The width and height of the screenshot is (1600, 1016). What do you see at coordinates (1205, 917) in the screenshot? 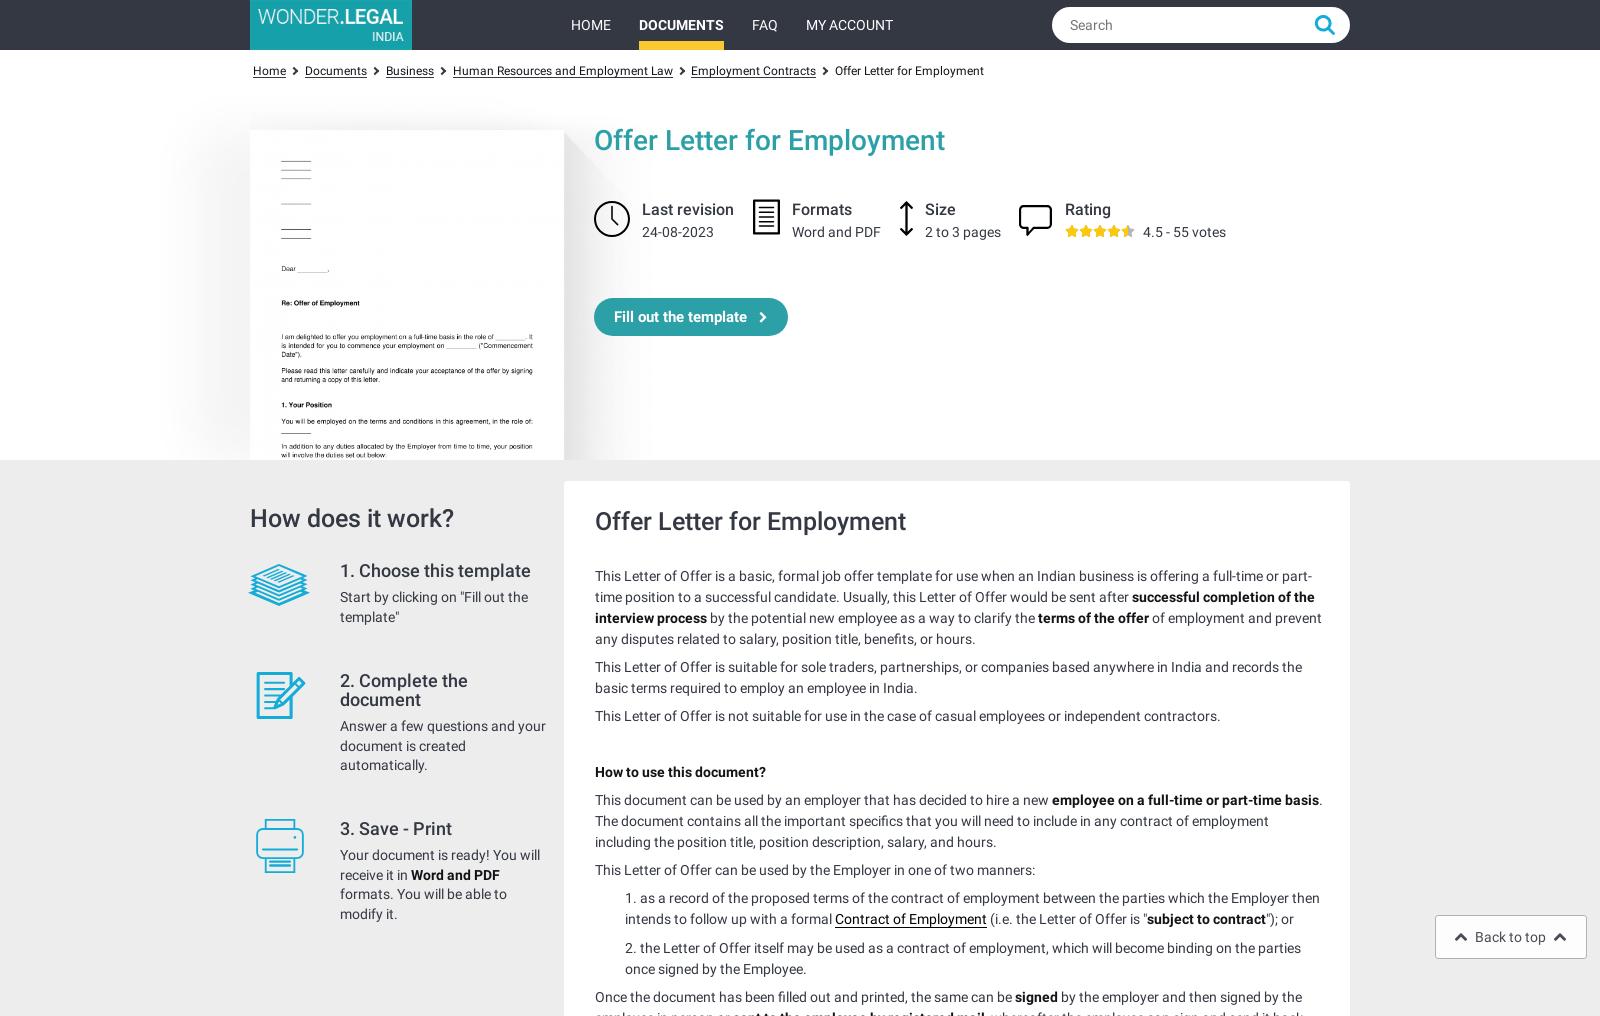
I see `'subject to contract'` at bounding box center [1205, 917].